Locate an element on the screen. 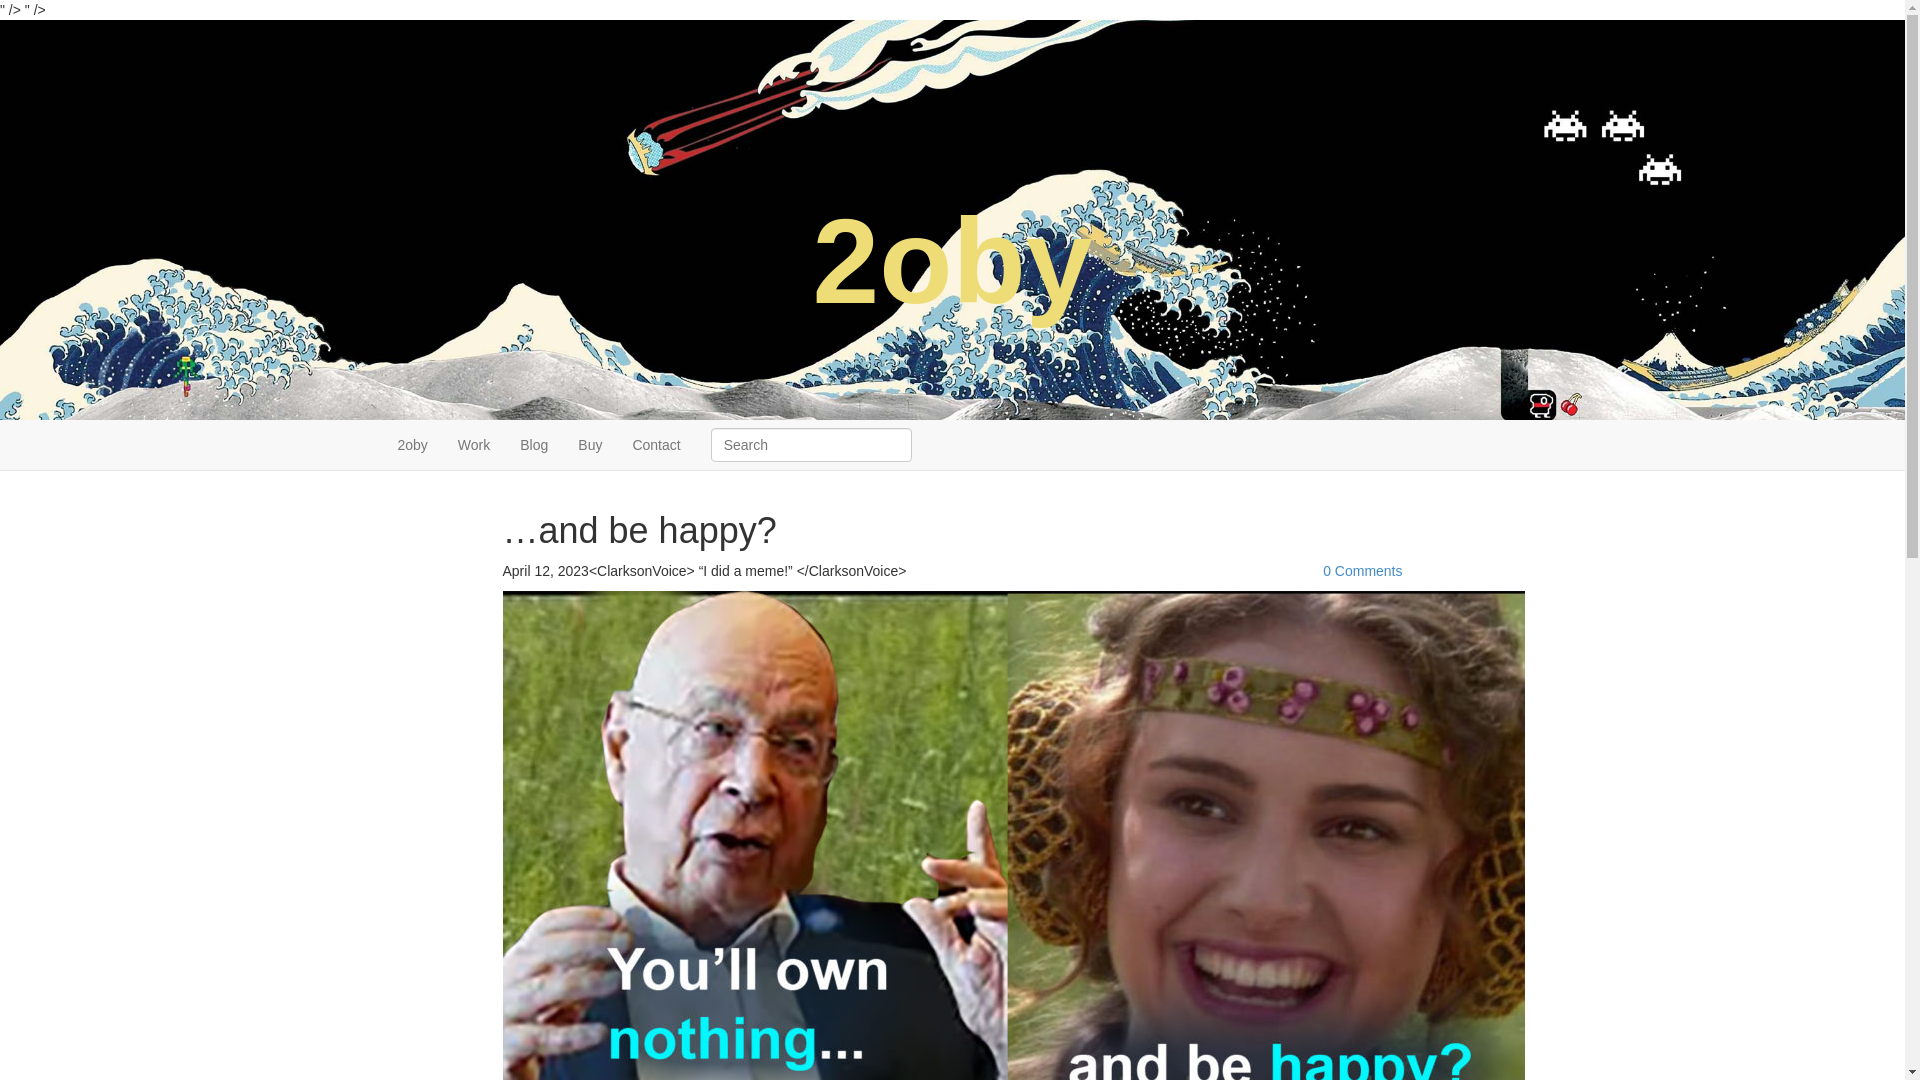  'Contact' is located at coordinates (656, 443).